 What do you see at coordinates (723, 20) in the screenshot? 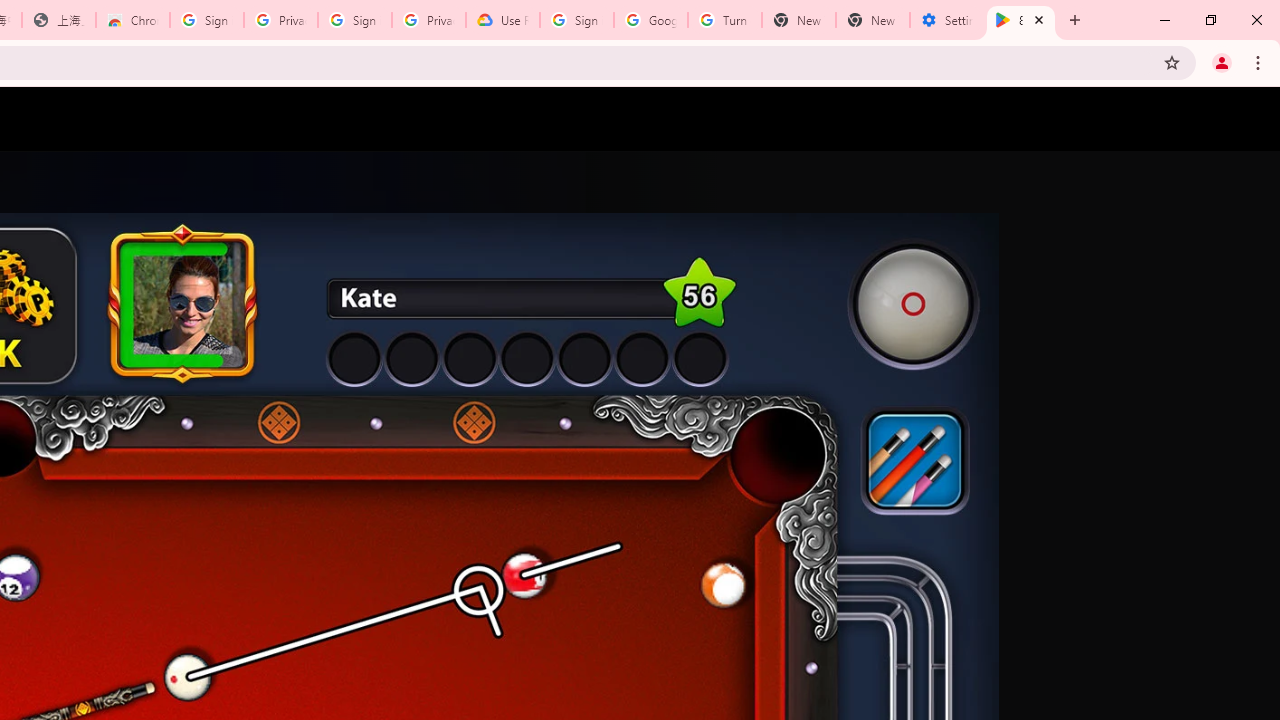
I see `'Turn cookies on or off - Computer - Google Account Help'` at bounding box center [723, 20].